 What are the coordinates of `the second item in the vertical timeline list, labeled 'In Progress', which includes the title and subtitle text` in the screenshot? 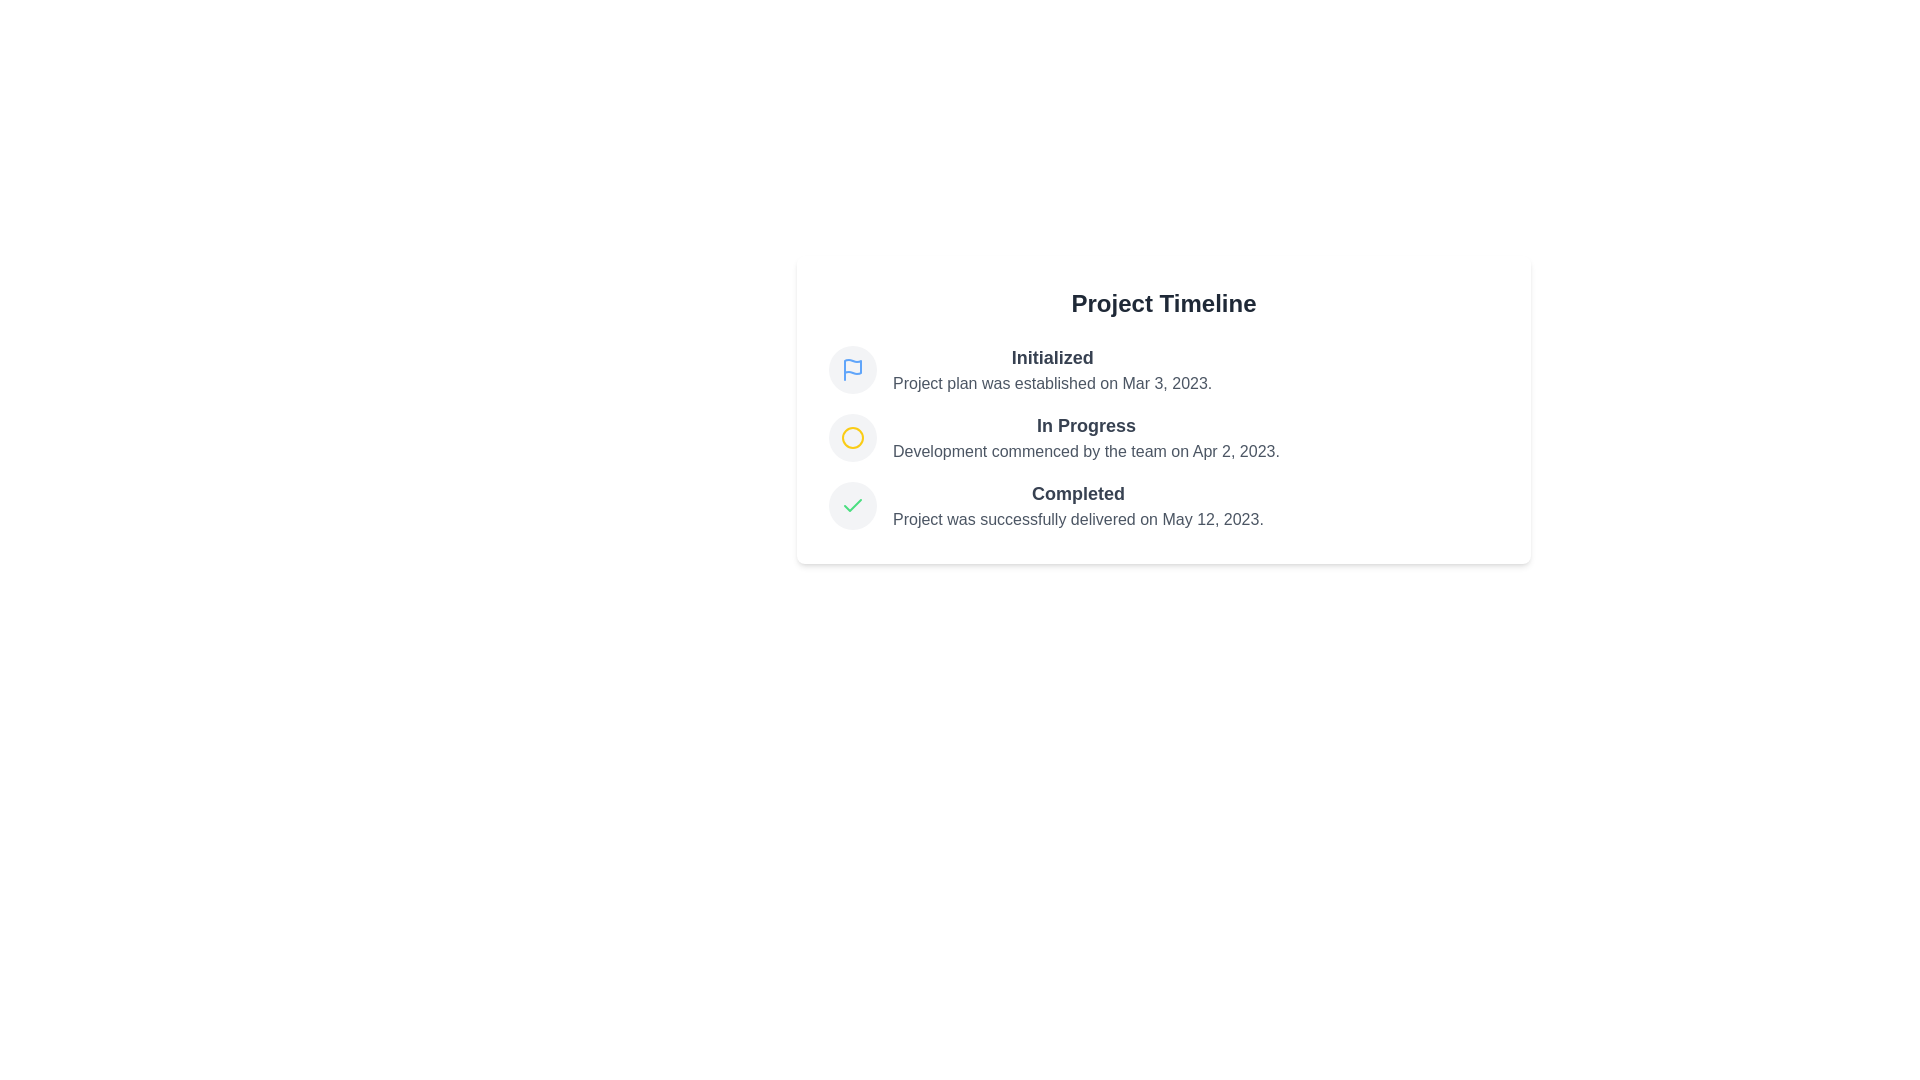 It's located at (1163, 437).